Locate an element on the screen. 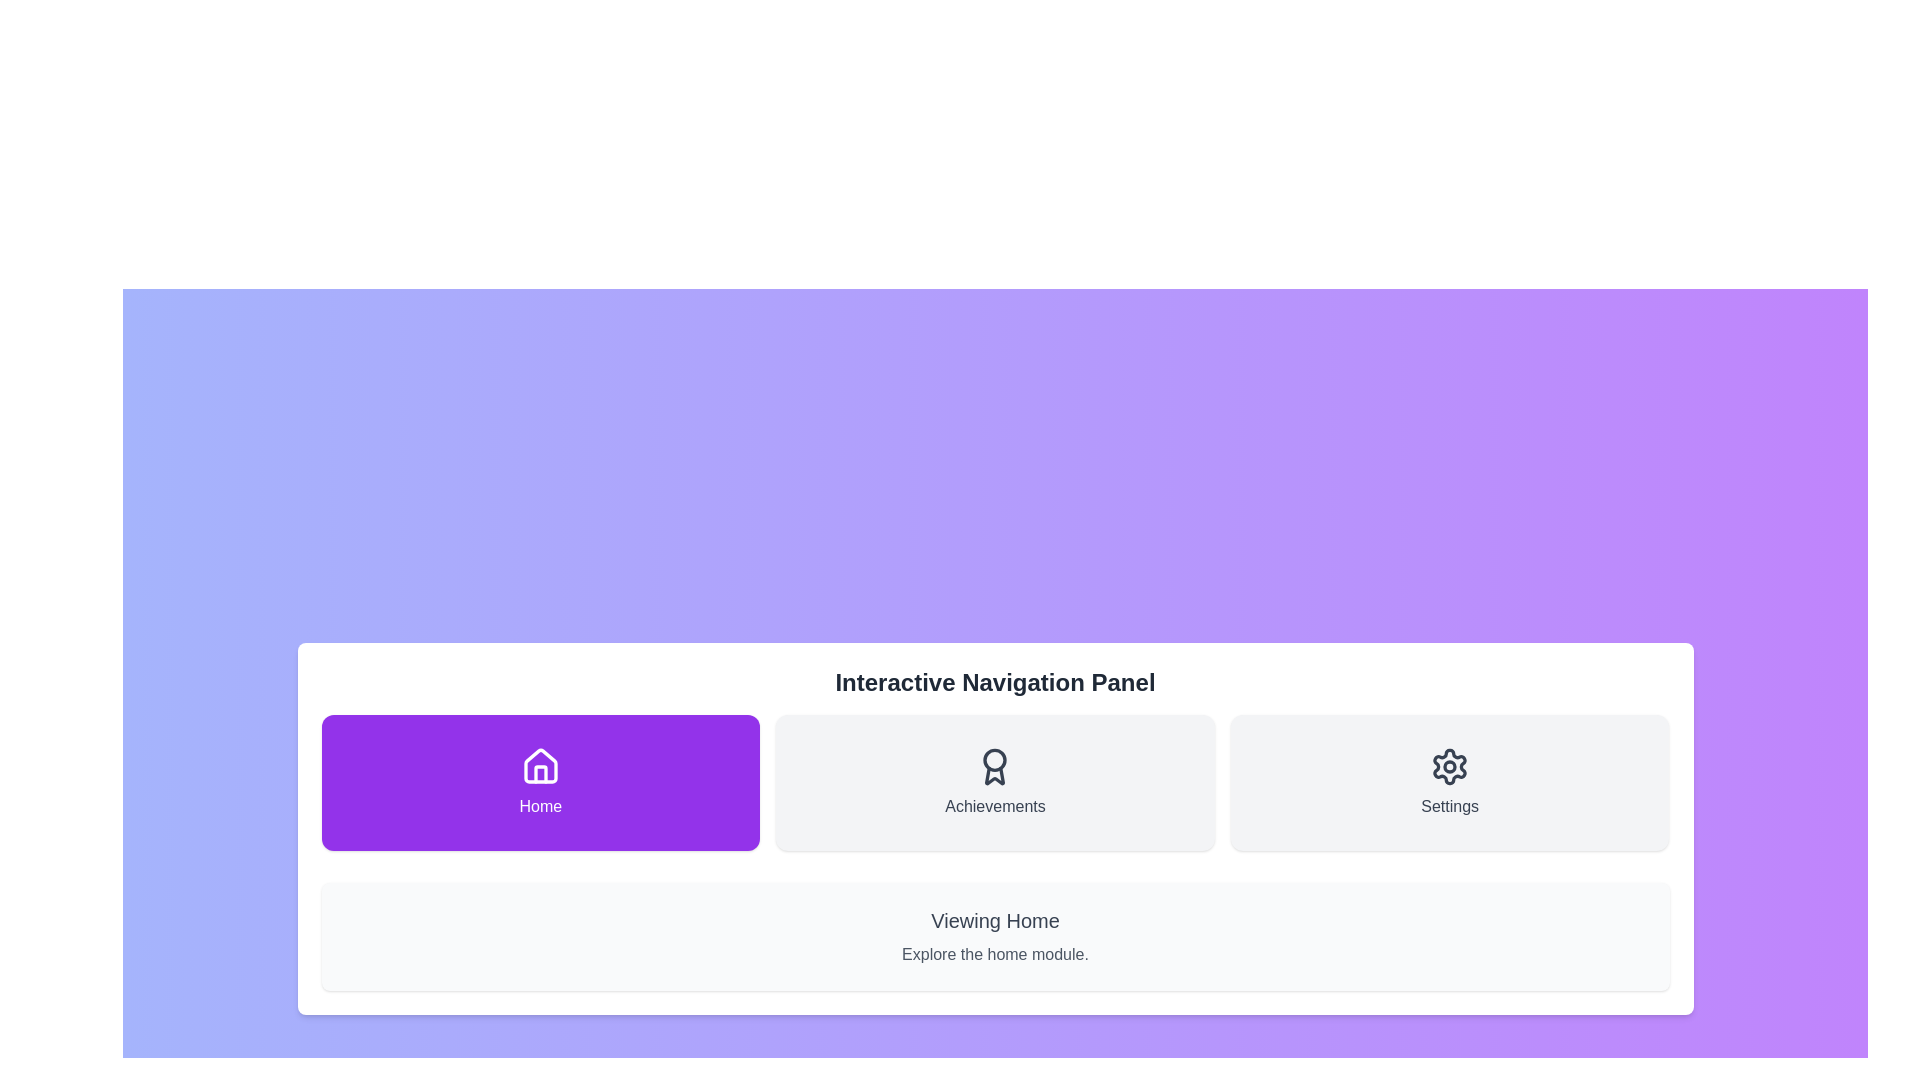  the small circle located at the center of the gear-shaped settings icon in the top-right corner of the interactive navigation panel is located at coordinates (1450, 766).